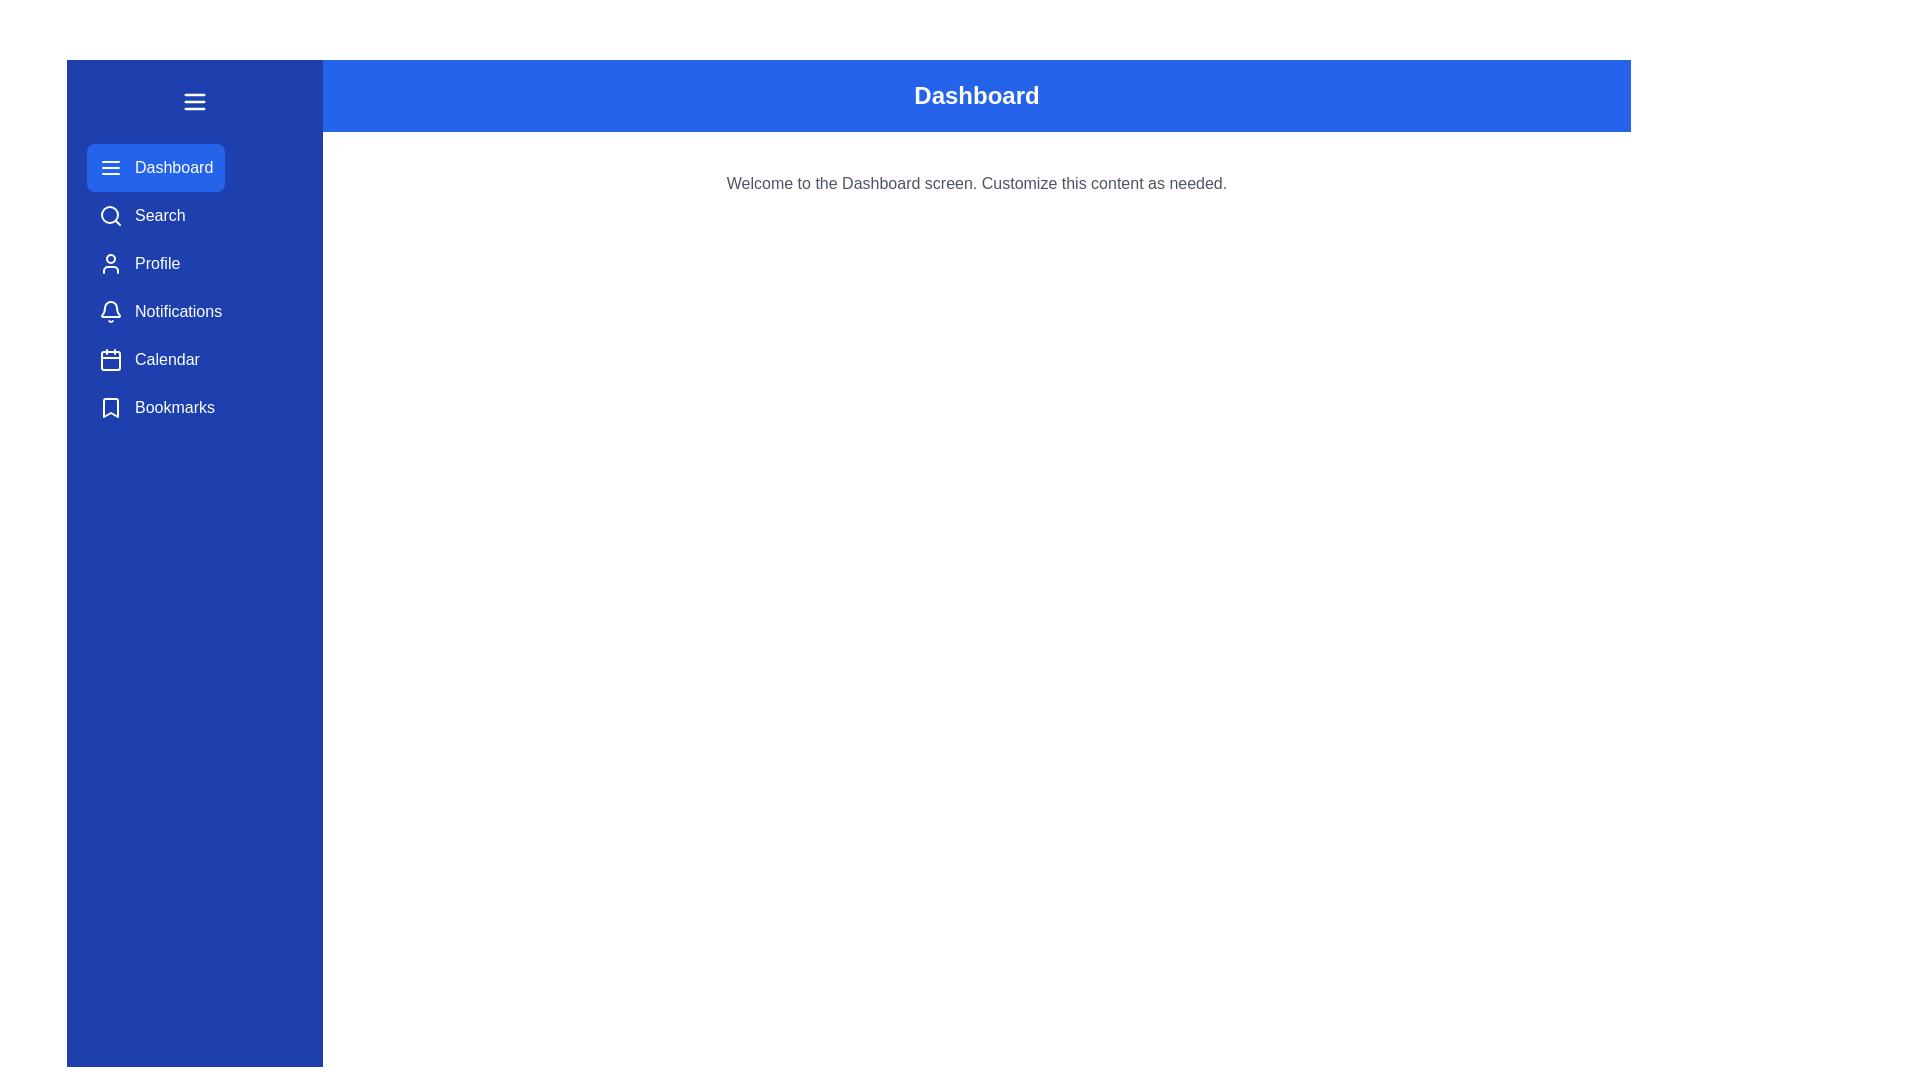 This screenshot has width=1920, height=1080. I want to click on the 'Bookmarks' button, which is a rectangular button with a blue background and a bookmark icon, located in the vertical navigation sidebar, so click(156, 407).